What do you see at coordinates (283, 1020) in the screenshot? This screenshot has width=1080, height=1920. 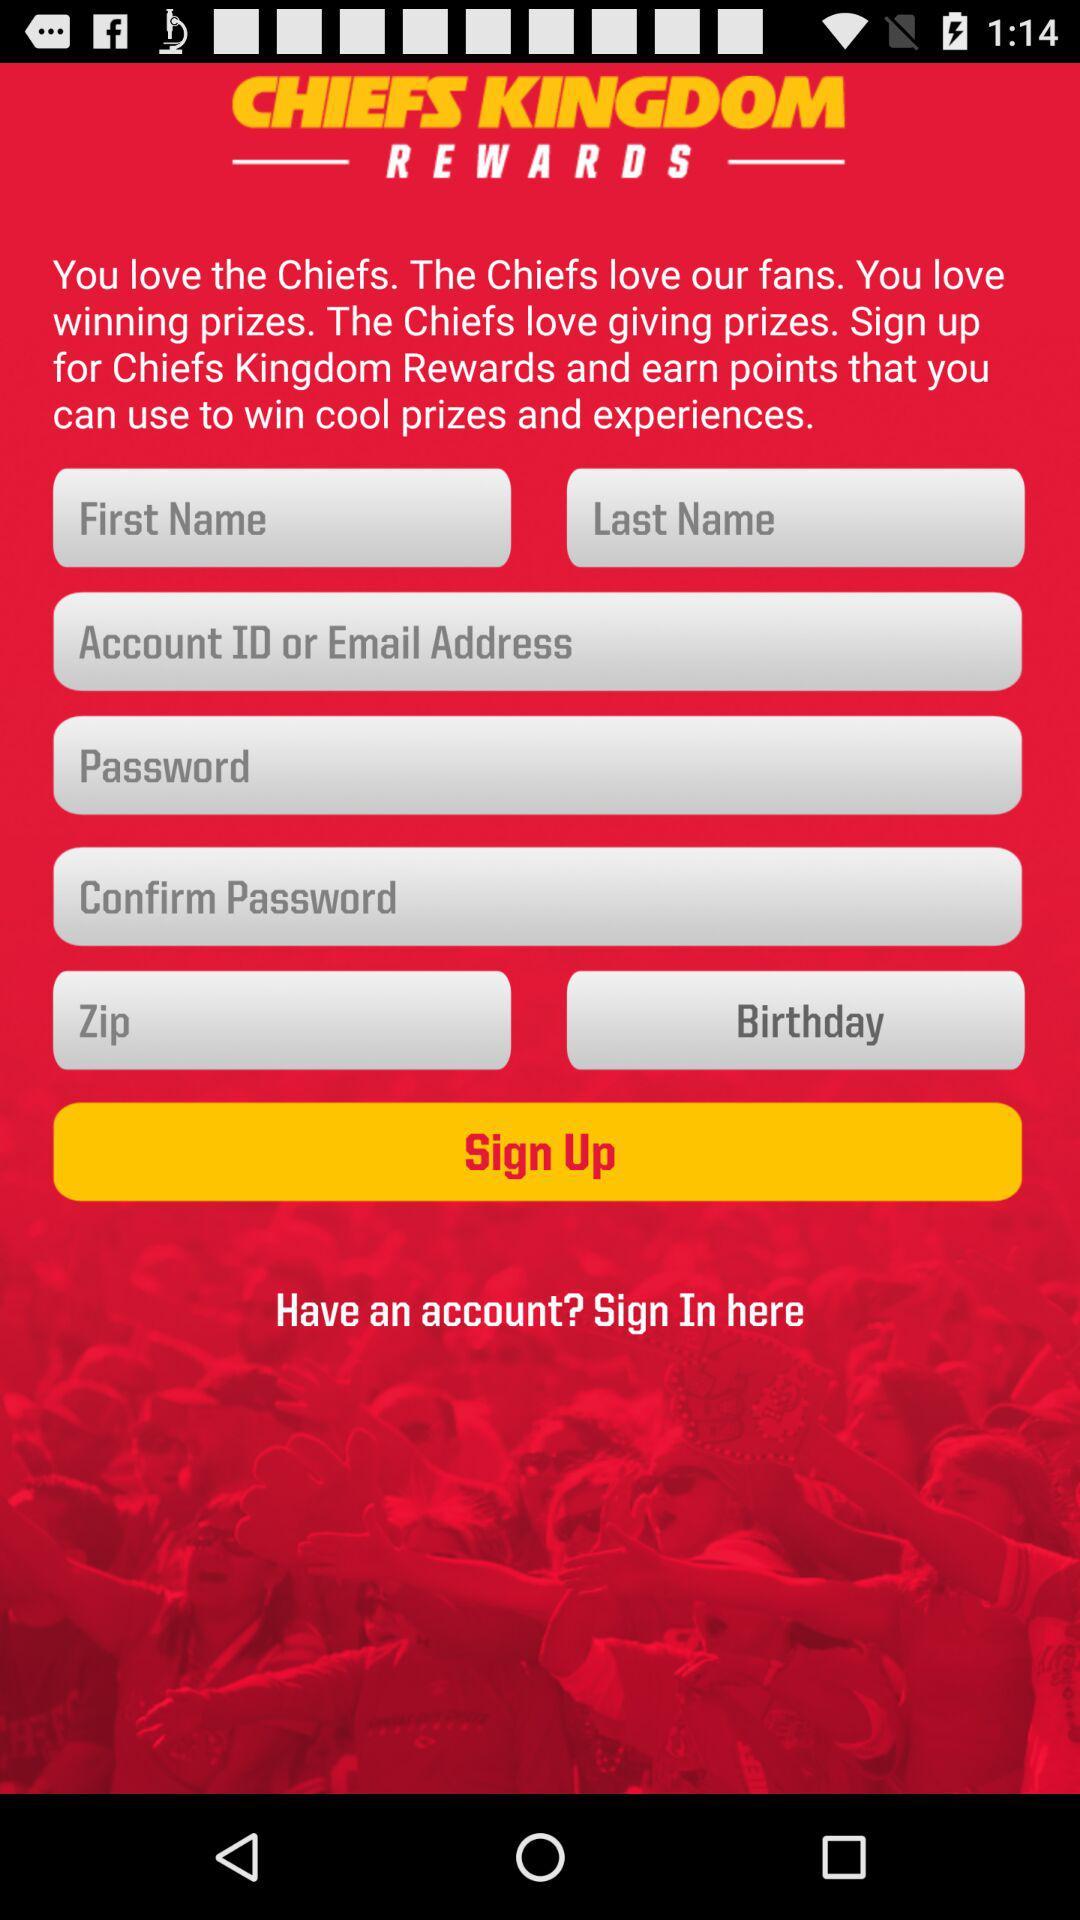 I see `a zip code` at bounding box center [283, 1020].